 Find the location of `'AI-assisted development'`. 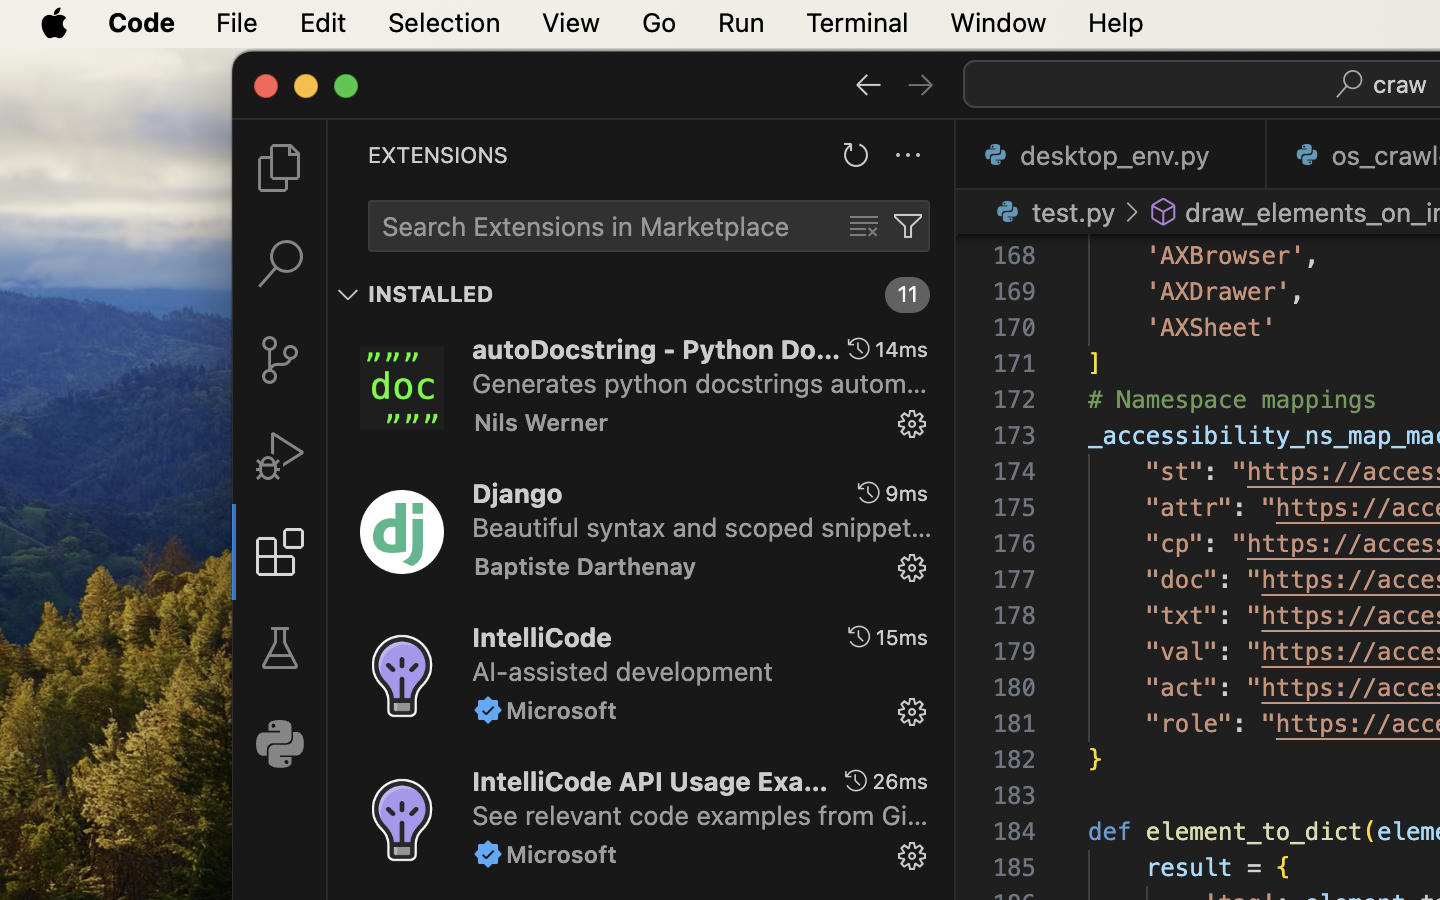

'AI-assisted development' is located at coordinates (621, 671).